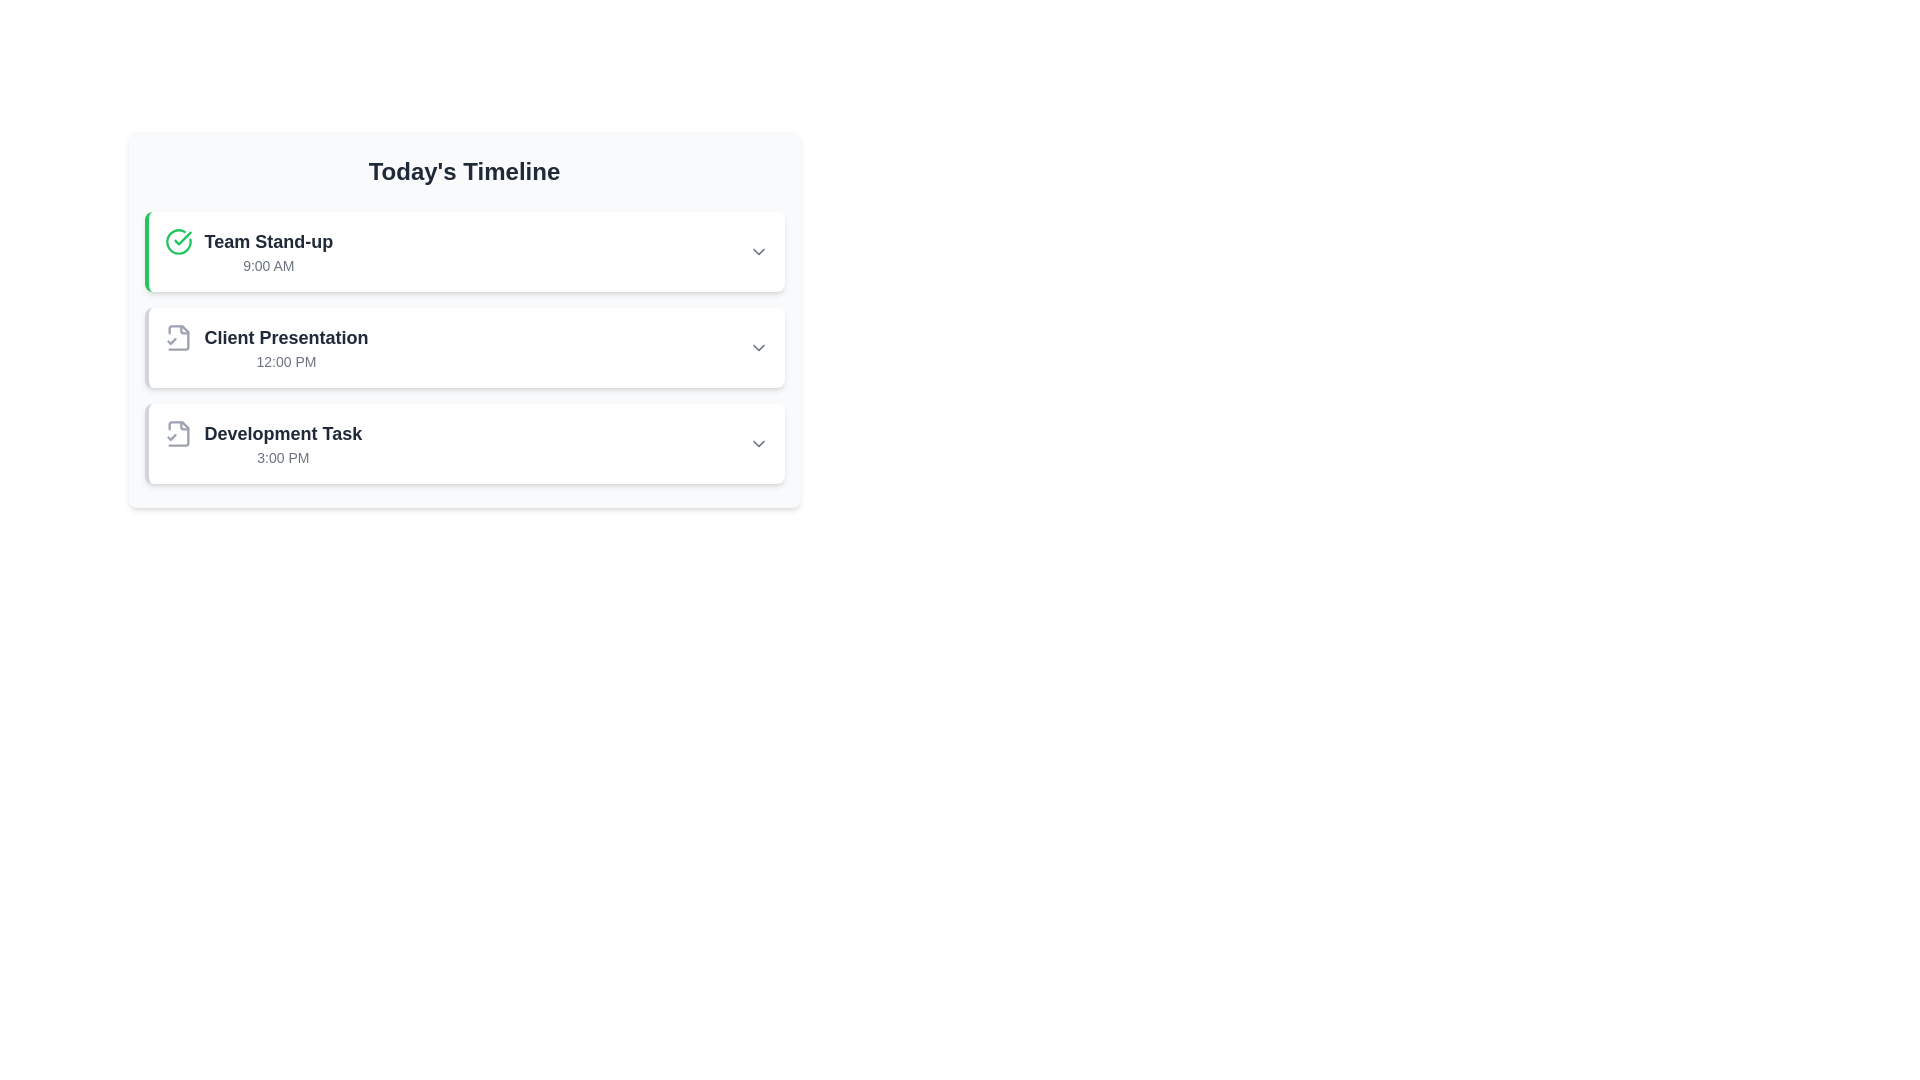 The height and width of the screenshot is (1080, 1920). Describe the element at coordinates (282, 433) in the screenshot. I see `text content of the Text Label that serves as the title of the third entry in 'Today's Timeline', located above the time '3:00 PM'` at that location.